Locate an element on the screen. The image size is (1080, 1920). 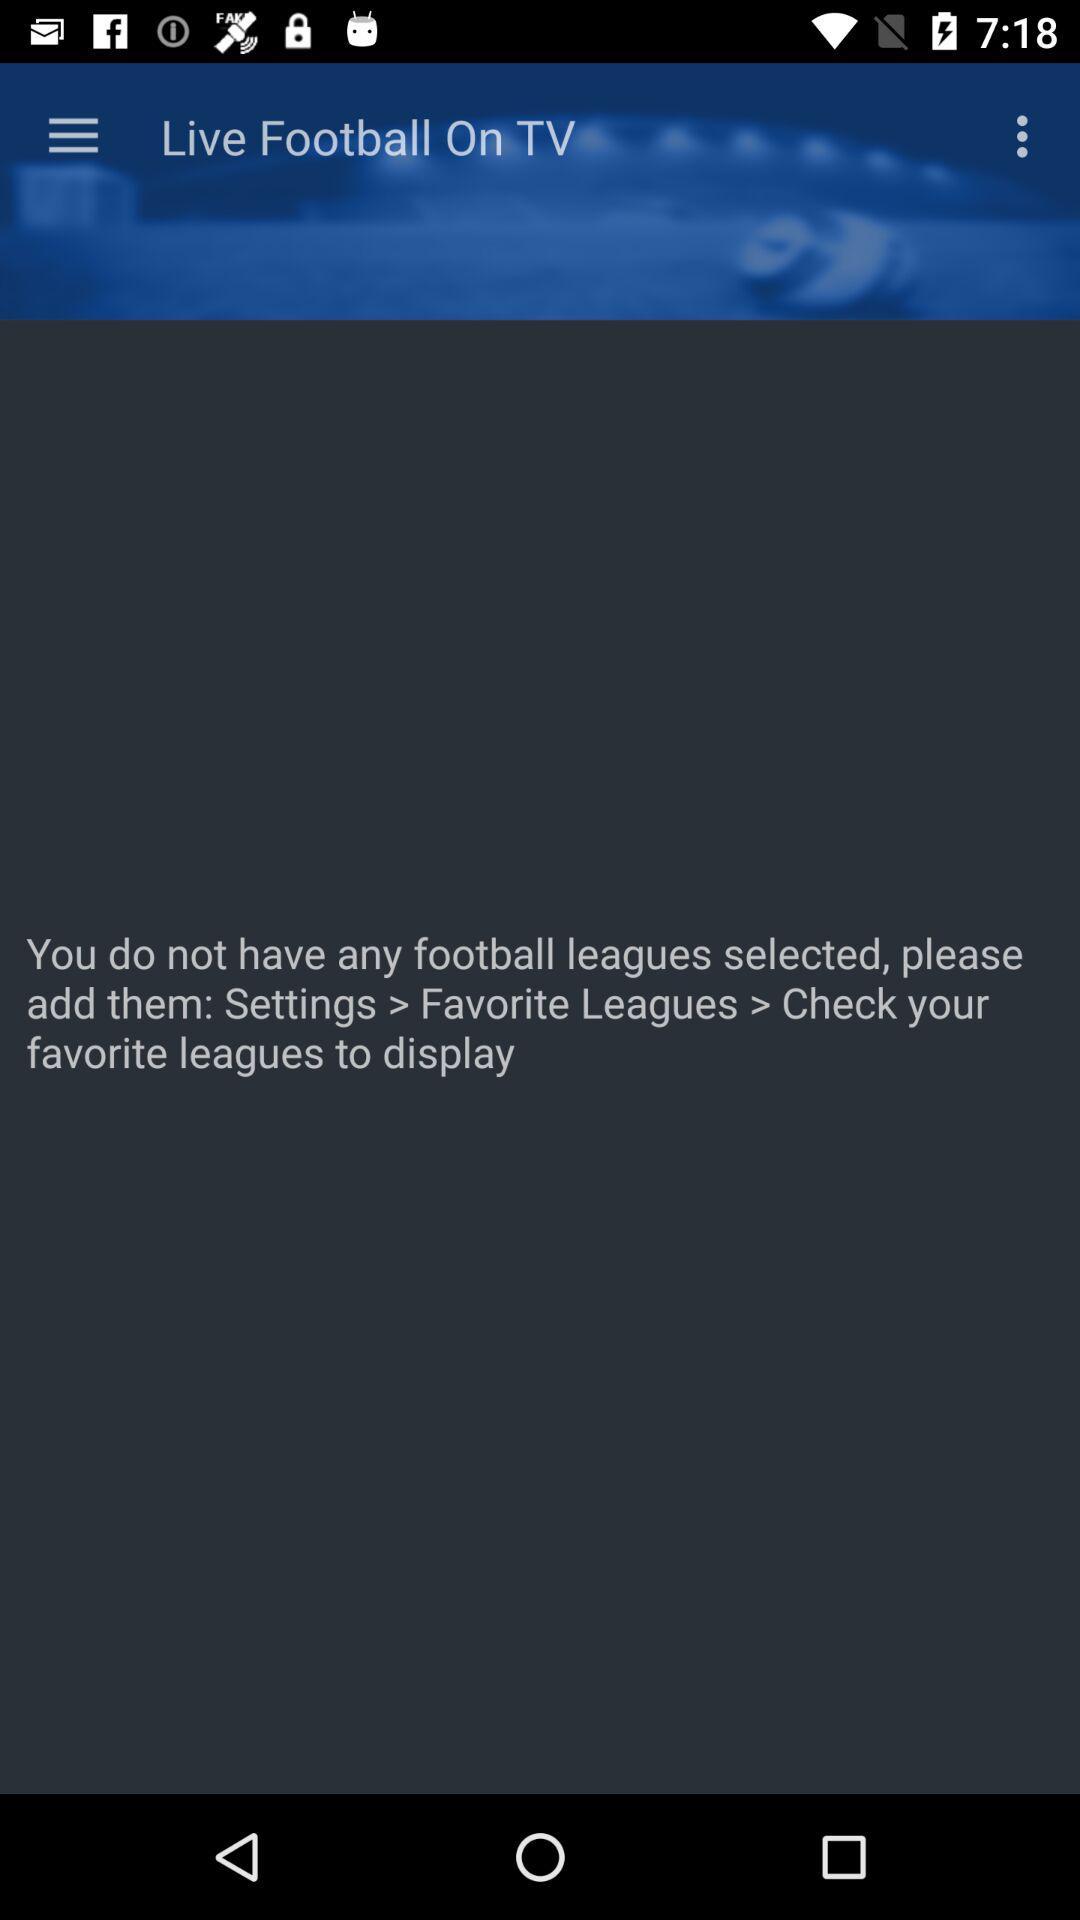
icon to the left of live football on item is located at coordinates (72, 135).